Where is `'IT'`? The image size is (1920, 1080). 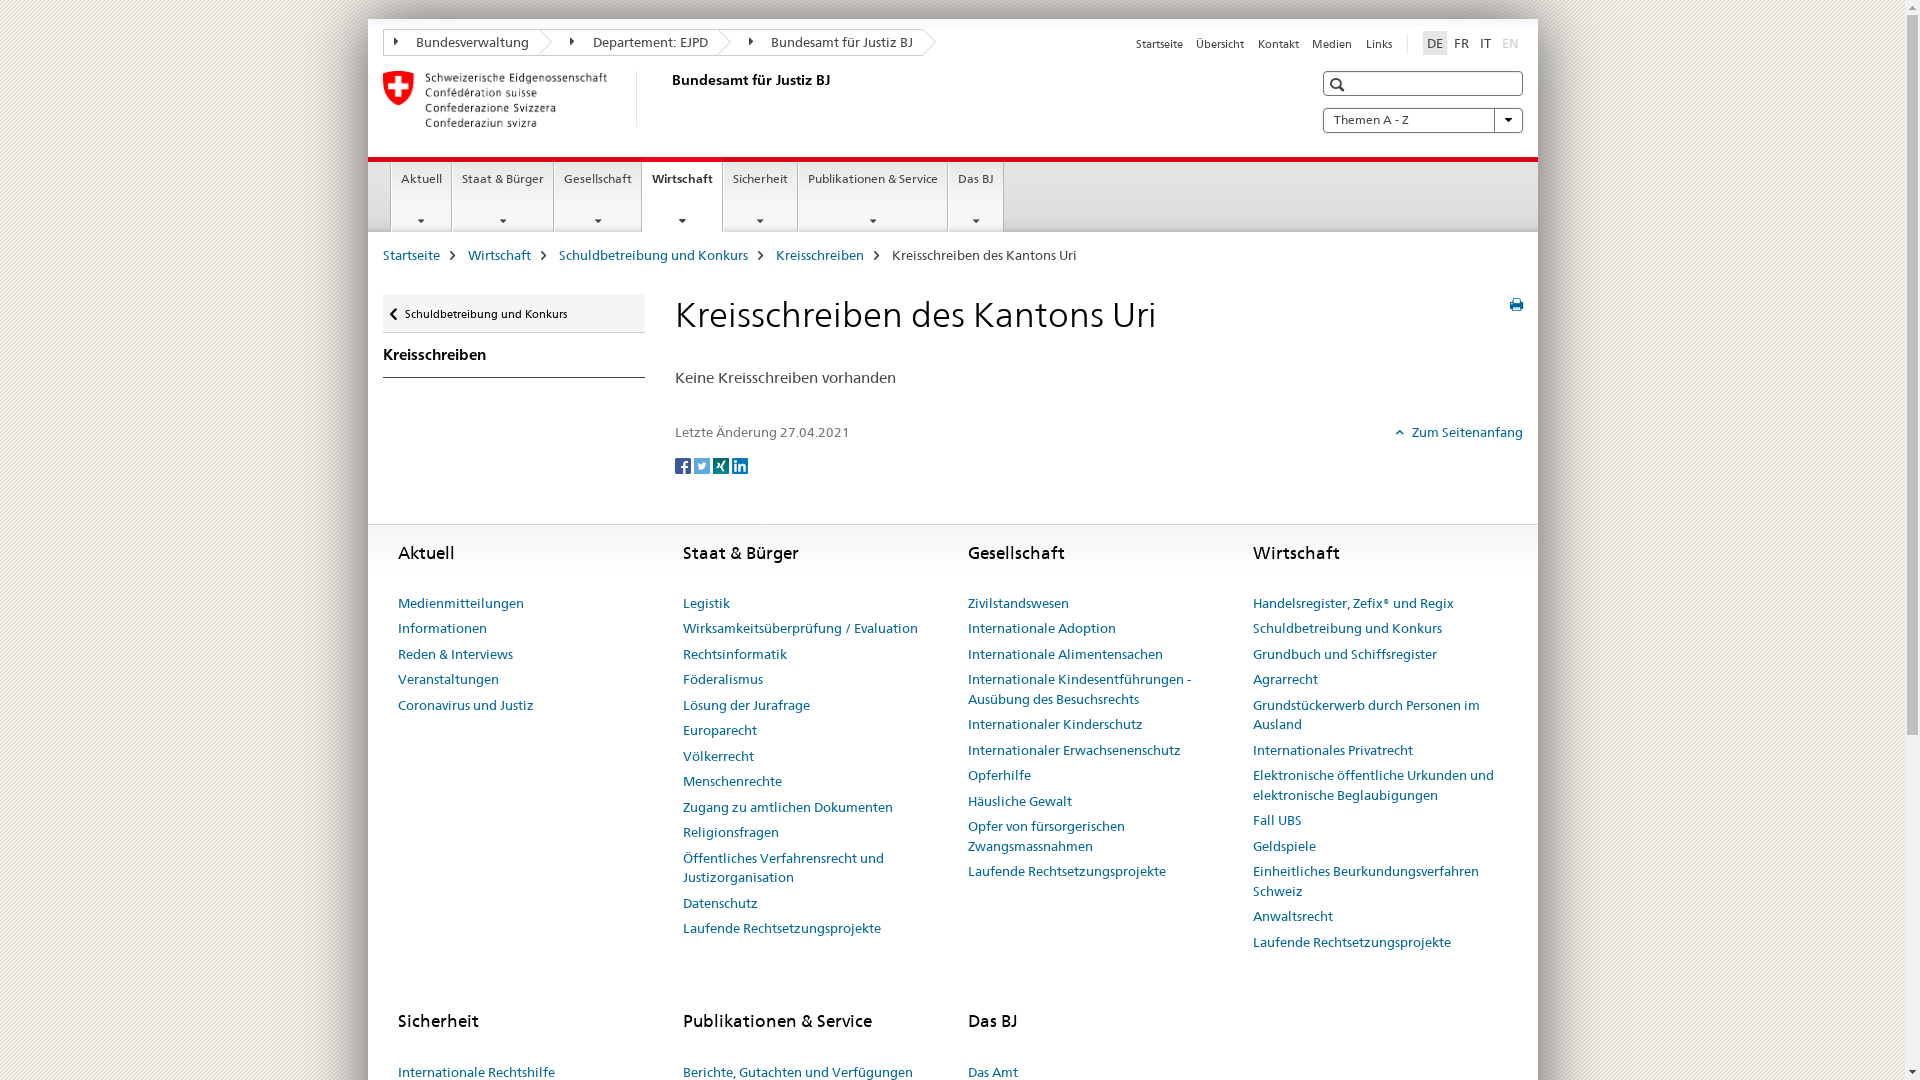
'IT' is located at coordinates (1485, 42).